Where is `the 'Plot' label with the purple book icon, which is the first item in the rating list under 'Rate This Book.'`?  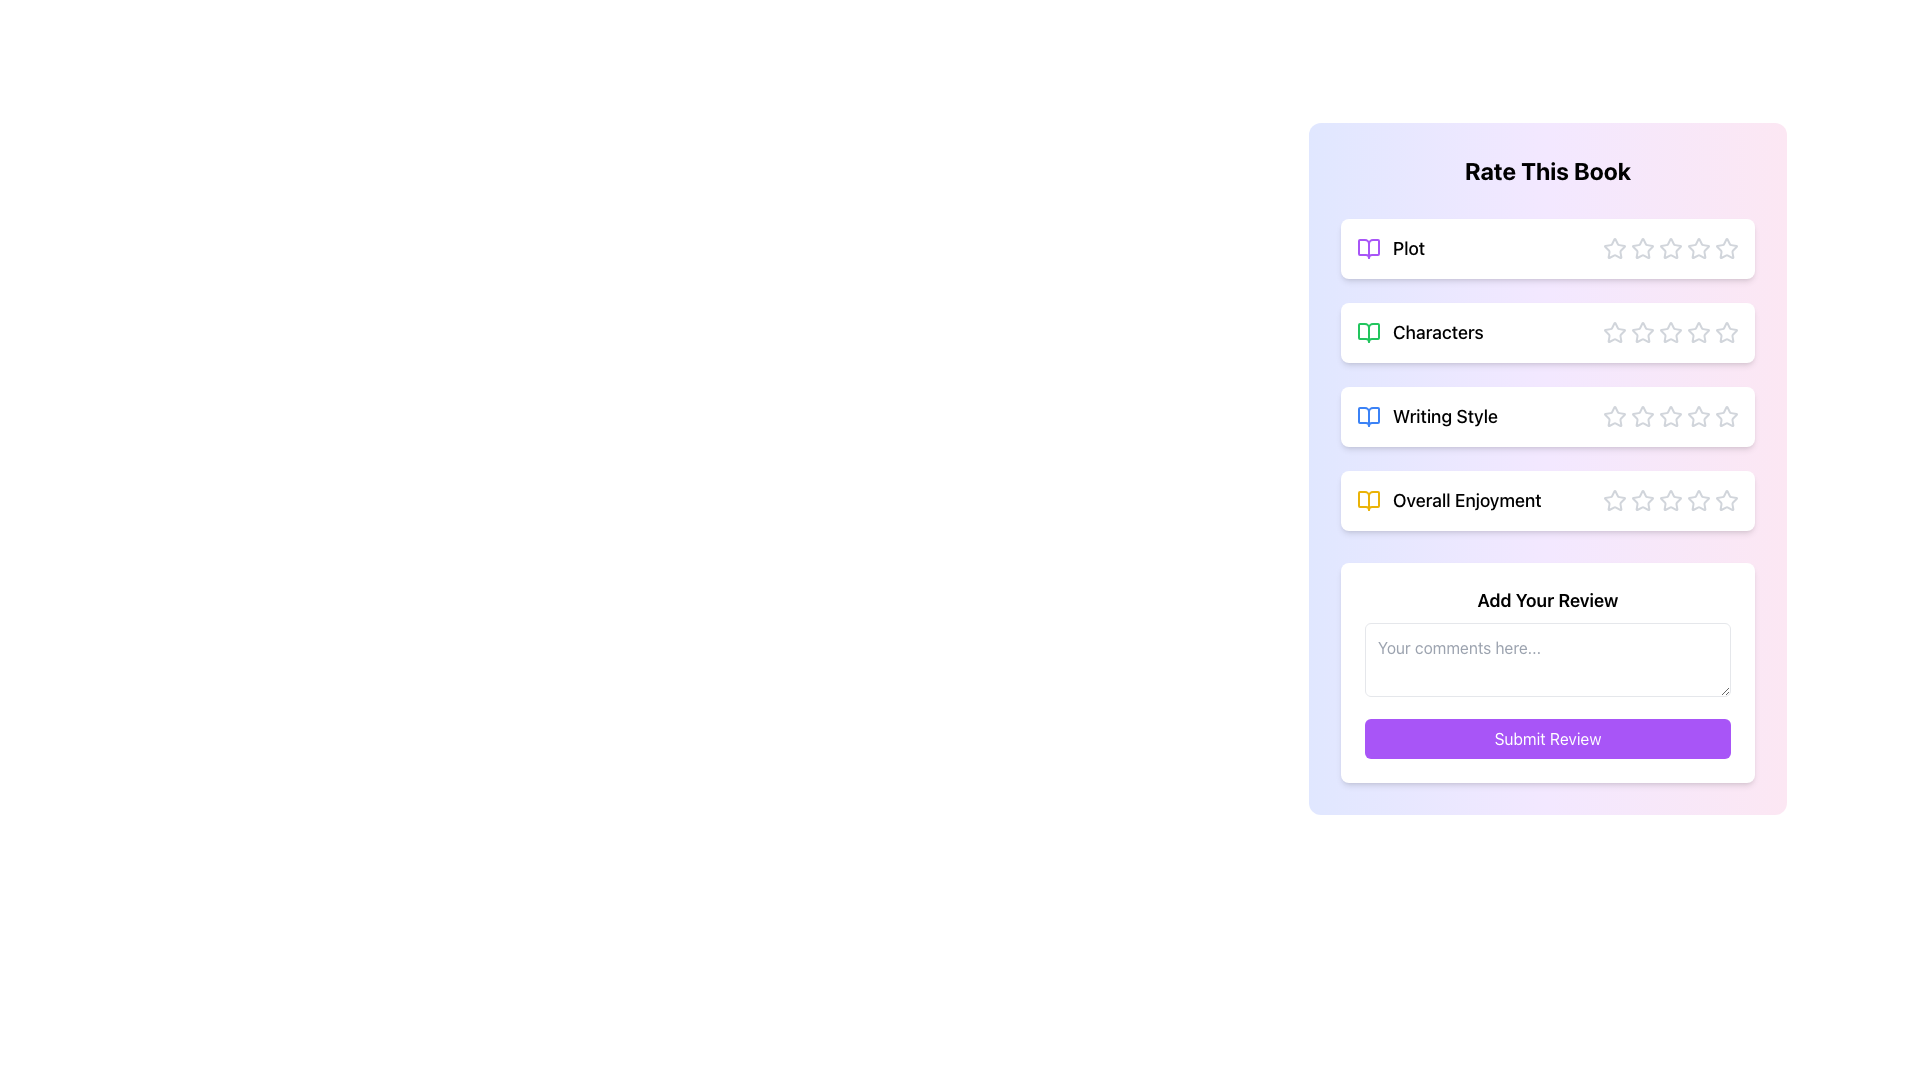
the 'Plot' label with the purple book icon, which is the first item in the rating list under 'Rate This Book.' is located at coordinates (1390, 248).